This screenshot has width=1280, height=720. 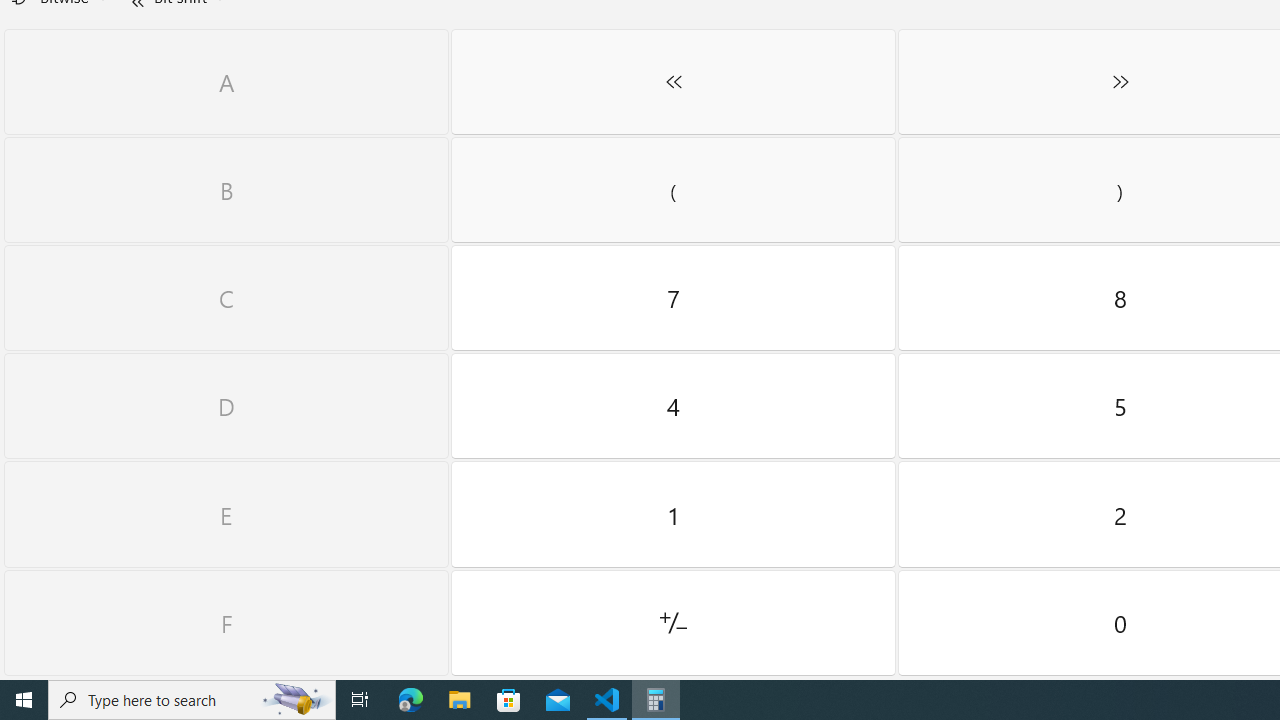 What do you see at coordinates (673, 298) in the screenshot?
I see `'Seven'` at bounding box center [673, 298].